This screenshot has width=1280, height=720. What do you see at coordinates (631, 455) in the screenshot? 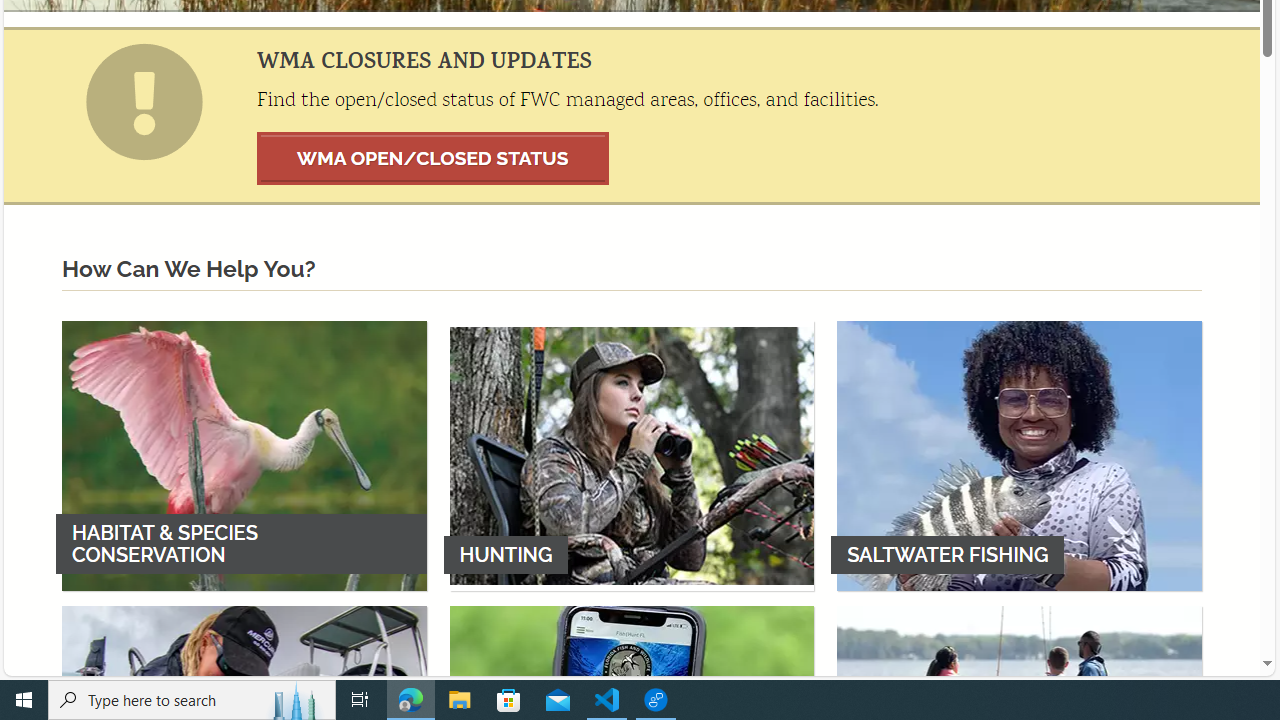
I see `'HUNTING'` at bounding box center [631, 455].